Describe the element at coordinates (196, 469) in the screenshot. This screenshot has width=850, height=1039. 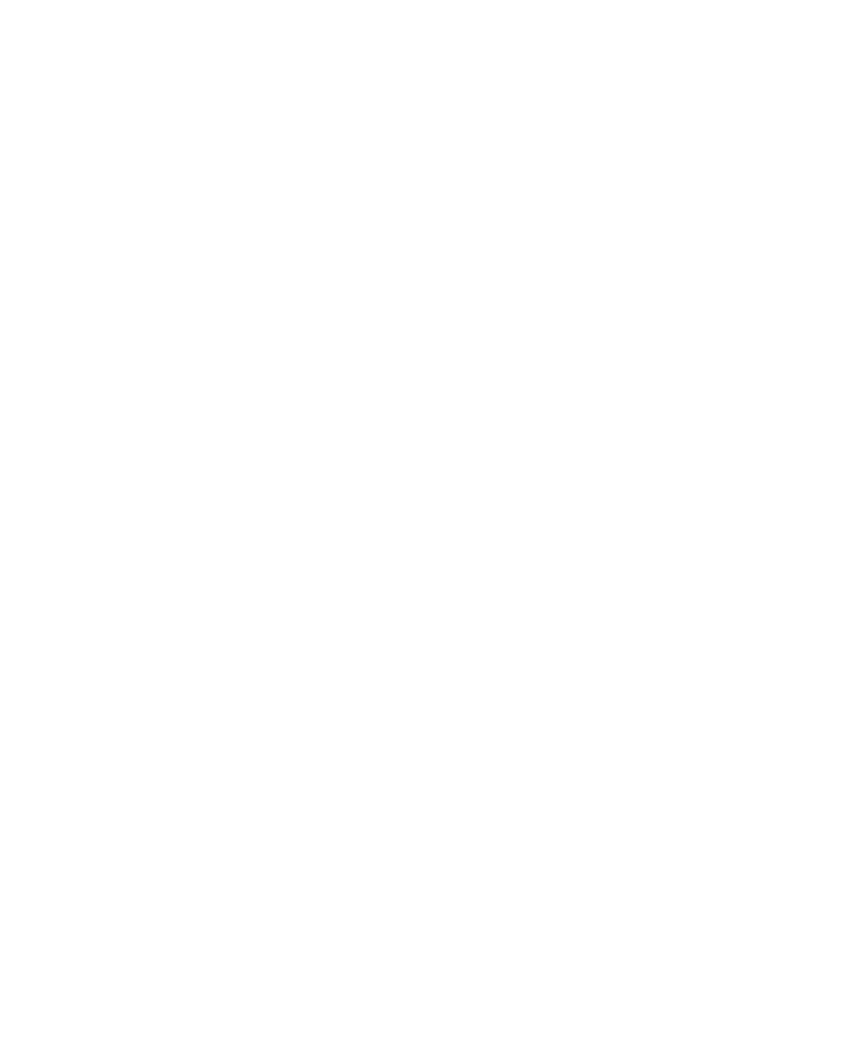
I see `'(45)'` at that location.